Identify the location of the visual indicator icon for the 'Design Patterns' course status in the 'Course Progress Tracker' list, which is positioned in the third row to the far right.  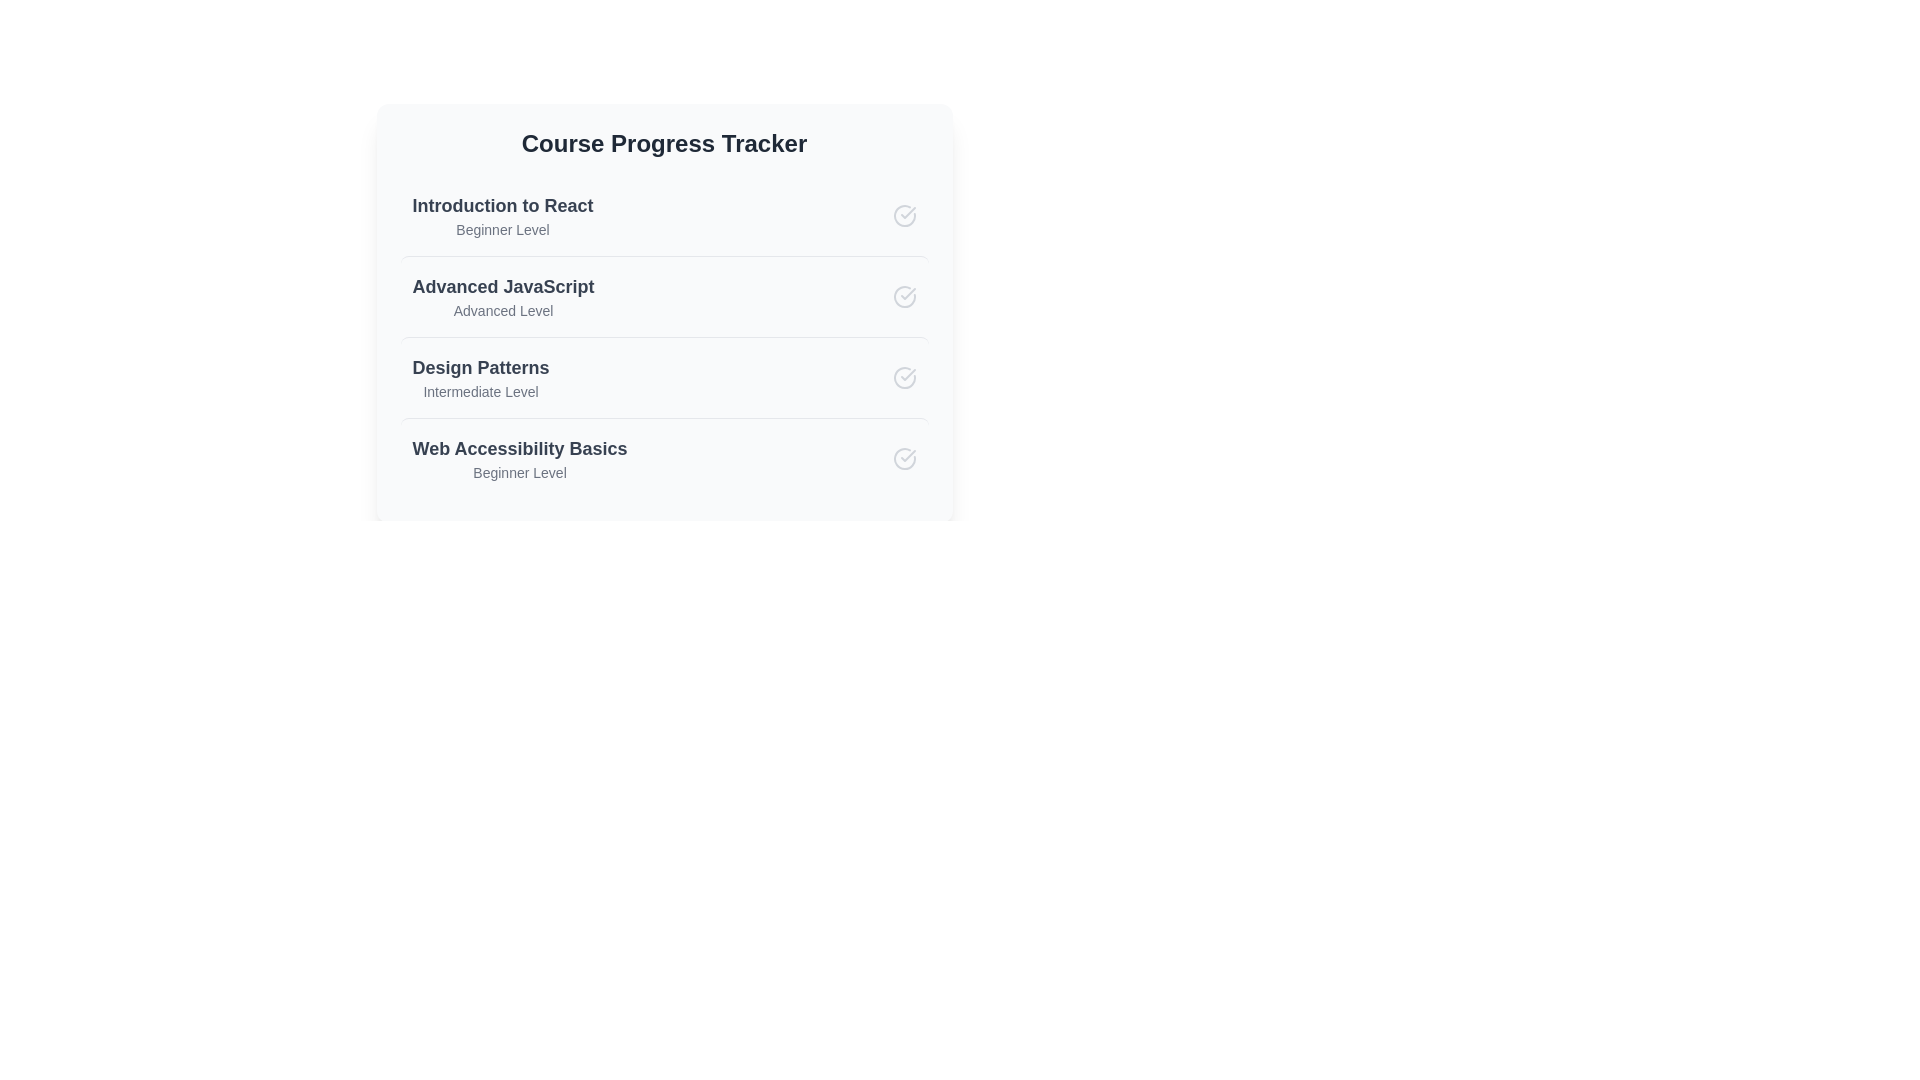
(903, 378).